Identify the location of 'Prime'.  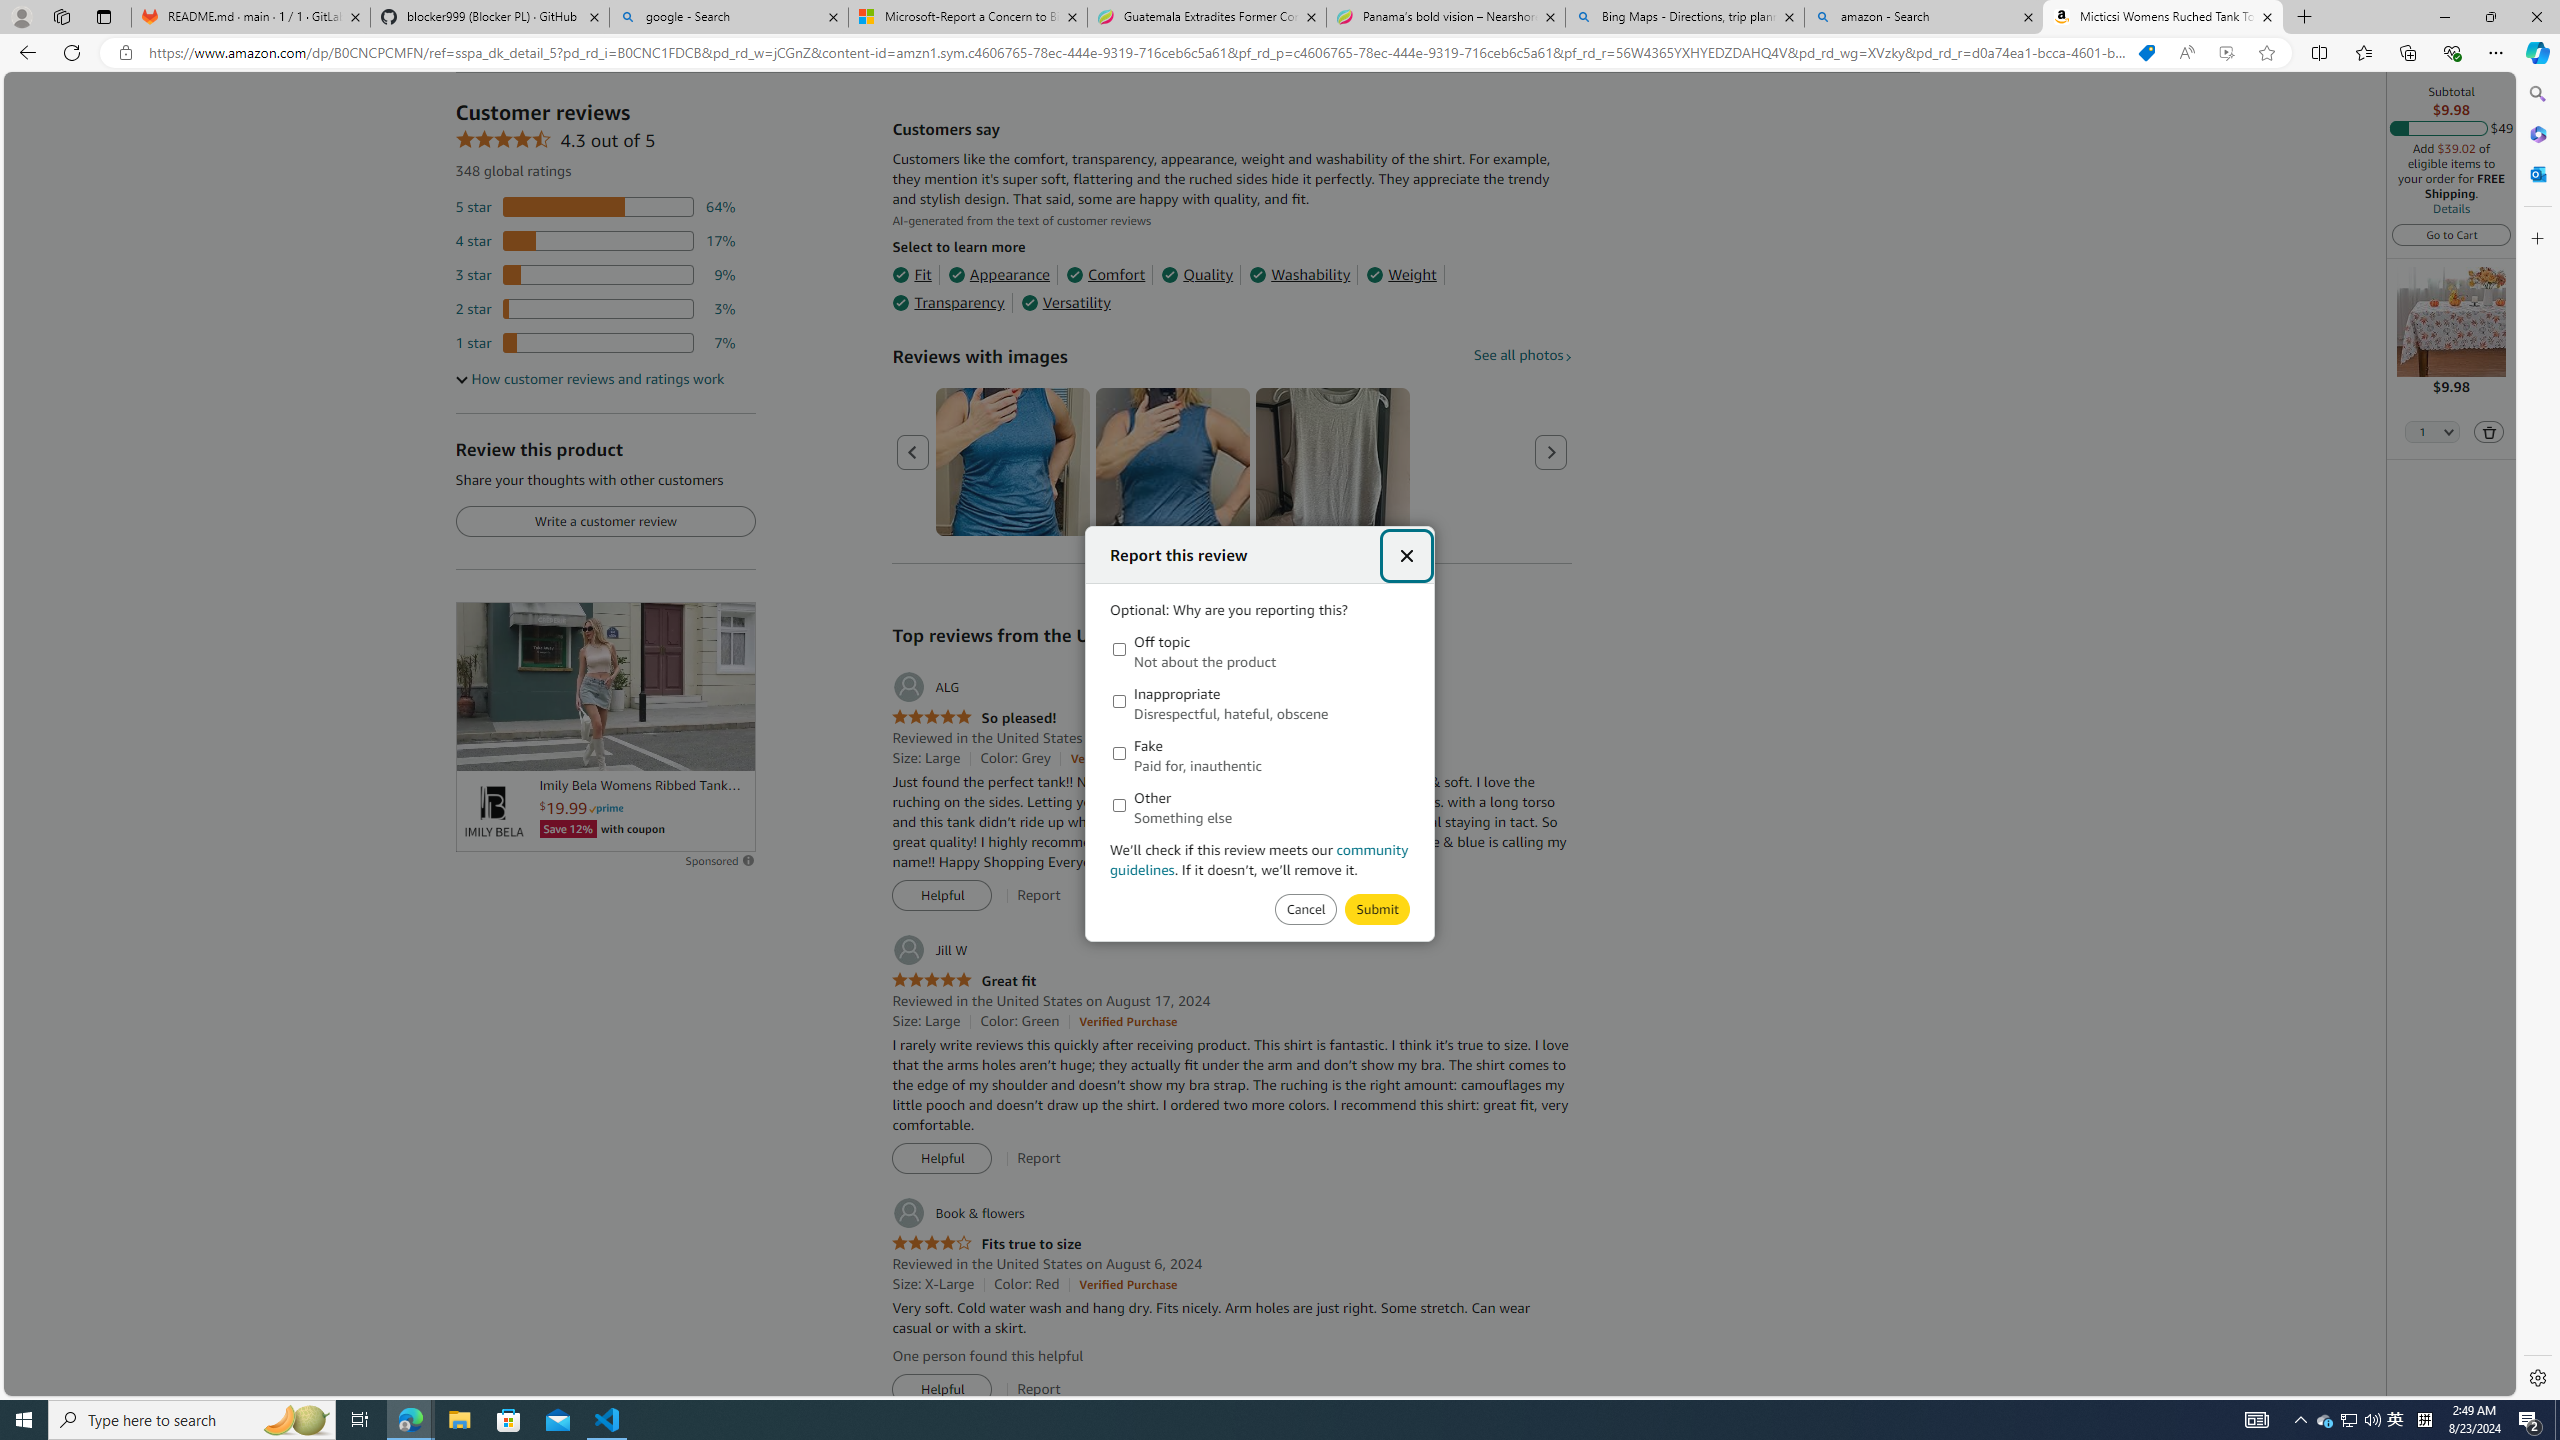
(606, 808).